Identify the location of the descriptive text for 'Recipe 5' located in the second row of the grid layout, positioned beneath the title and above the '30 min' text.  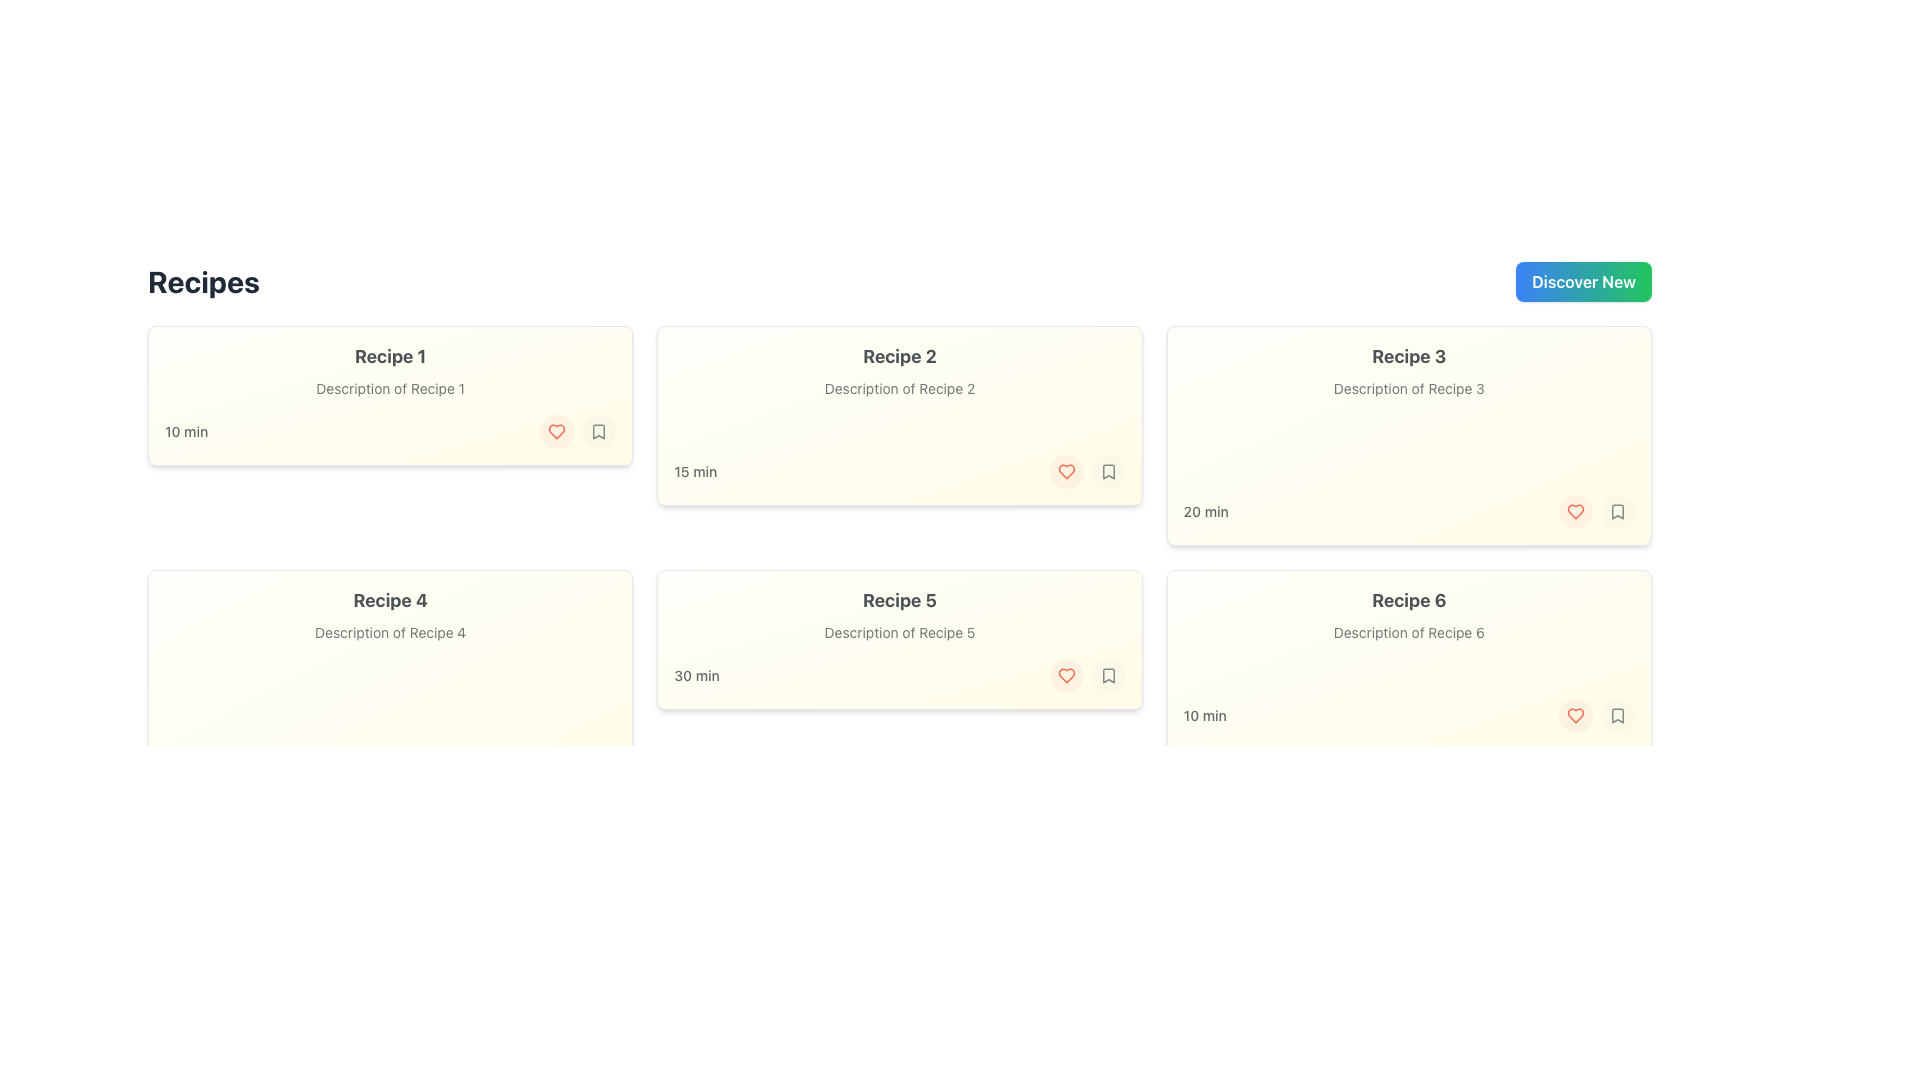
(898, 632).